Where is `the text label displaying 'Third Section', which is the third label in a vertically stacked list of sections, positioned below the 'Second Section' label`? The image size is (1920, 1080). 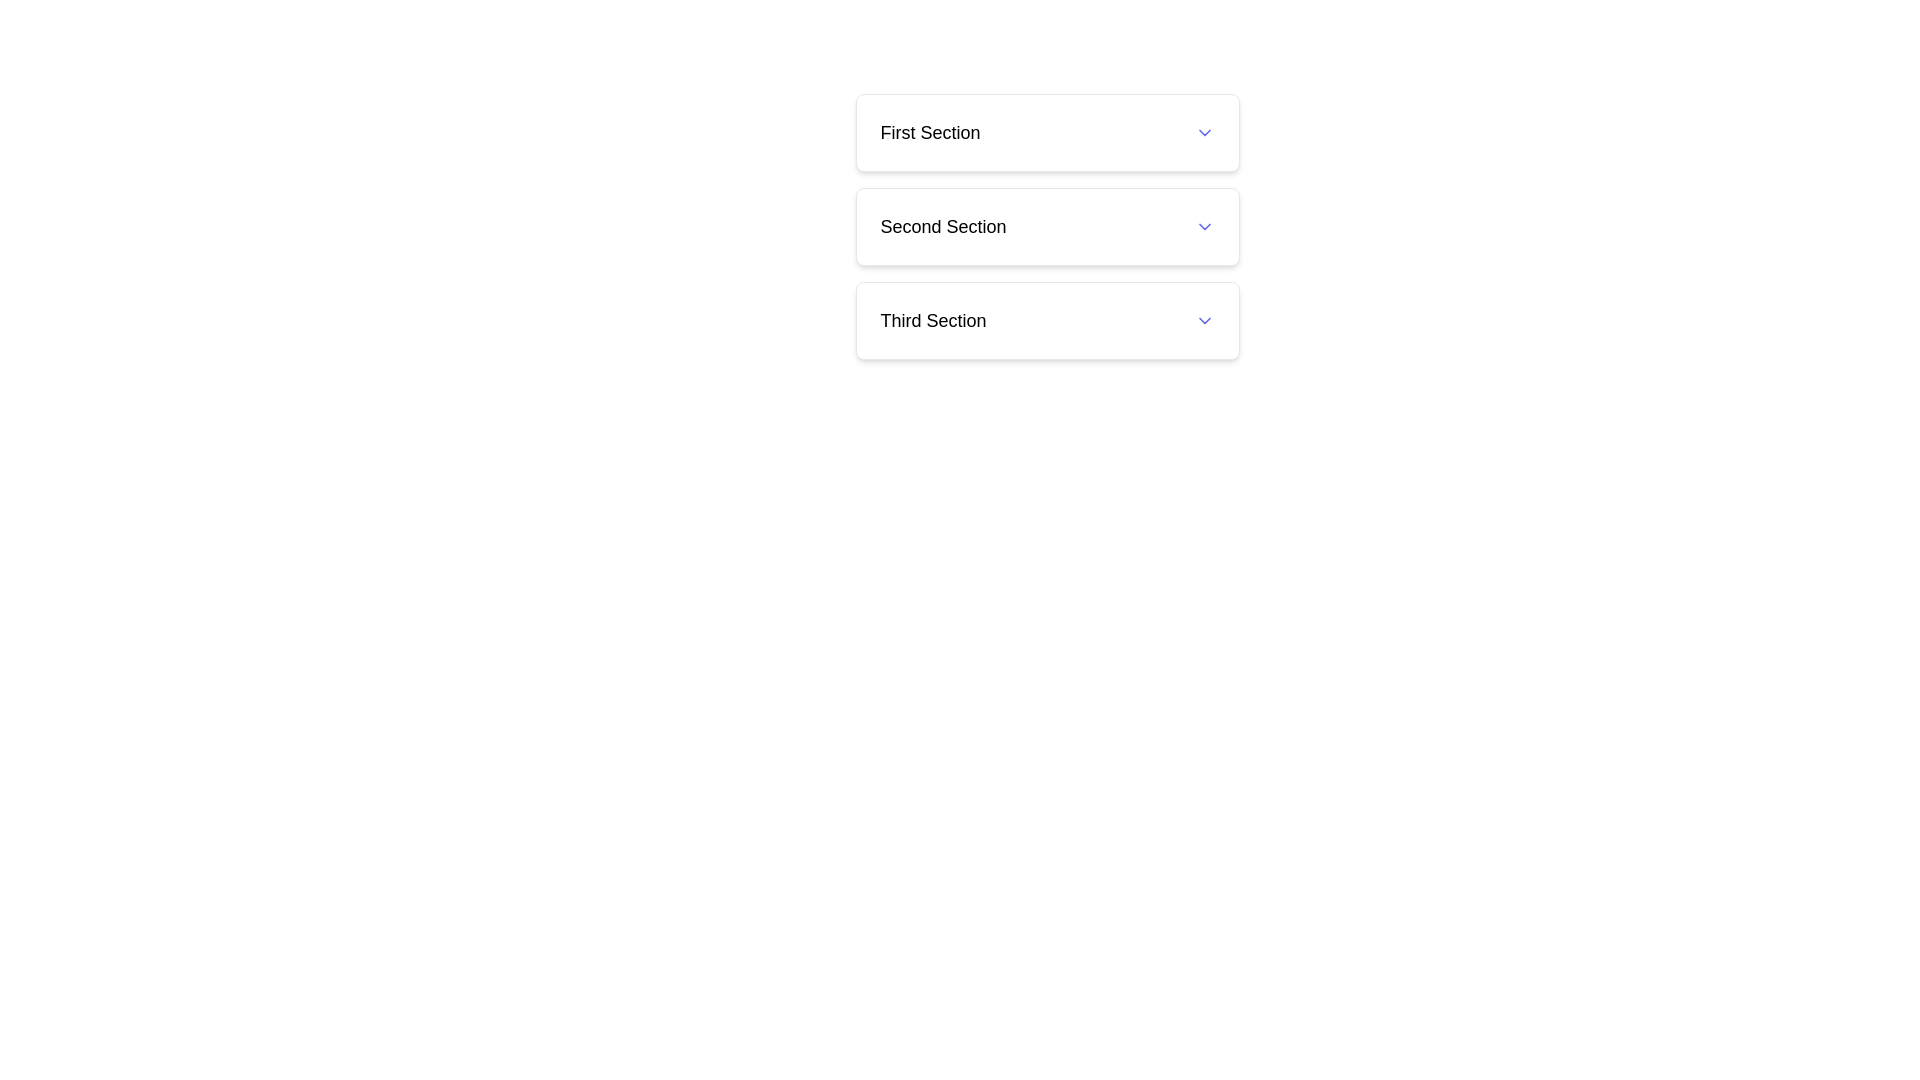 the text label displaying 'Third Section', which is the third label in a vertically stacked list of sections, positioned below the 'Second Section' label is located at coordinates (932, 319).